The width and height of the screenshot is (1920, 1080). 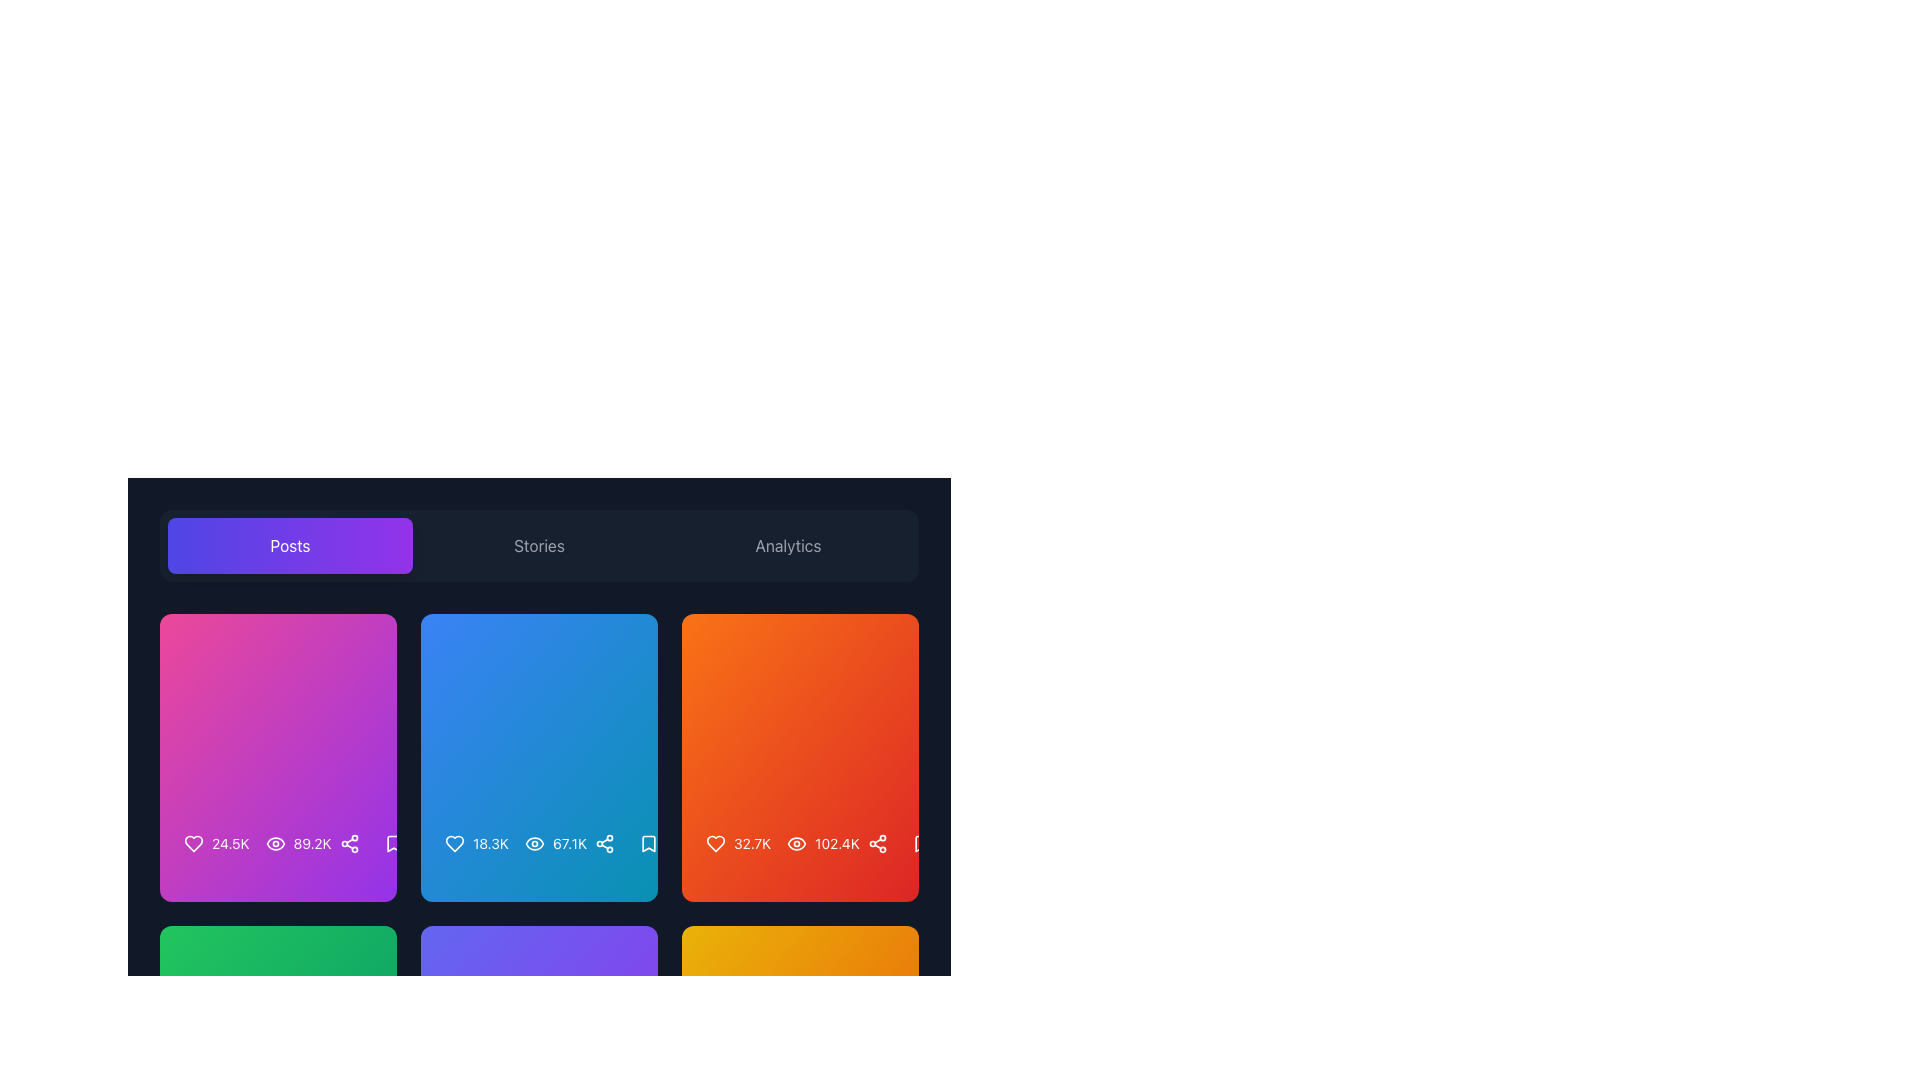 What do you see at coordinates (216, 844) in the screenshot?
I see `the Text label displaying a numerical count of likes or favorites, located in the bottom left corner of a card with a purple gradient background` at bounding box center [216, 844].